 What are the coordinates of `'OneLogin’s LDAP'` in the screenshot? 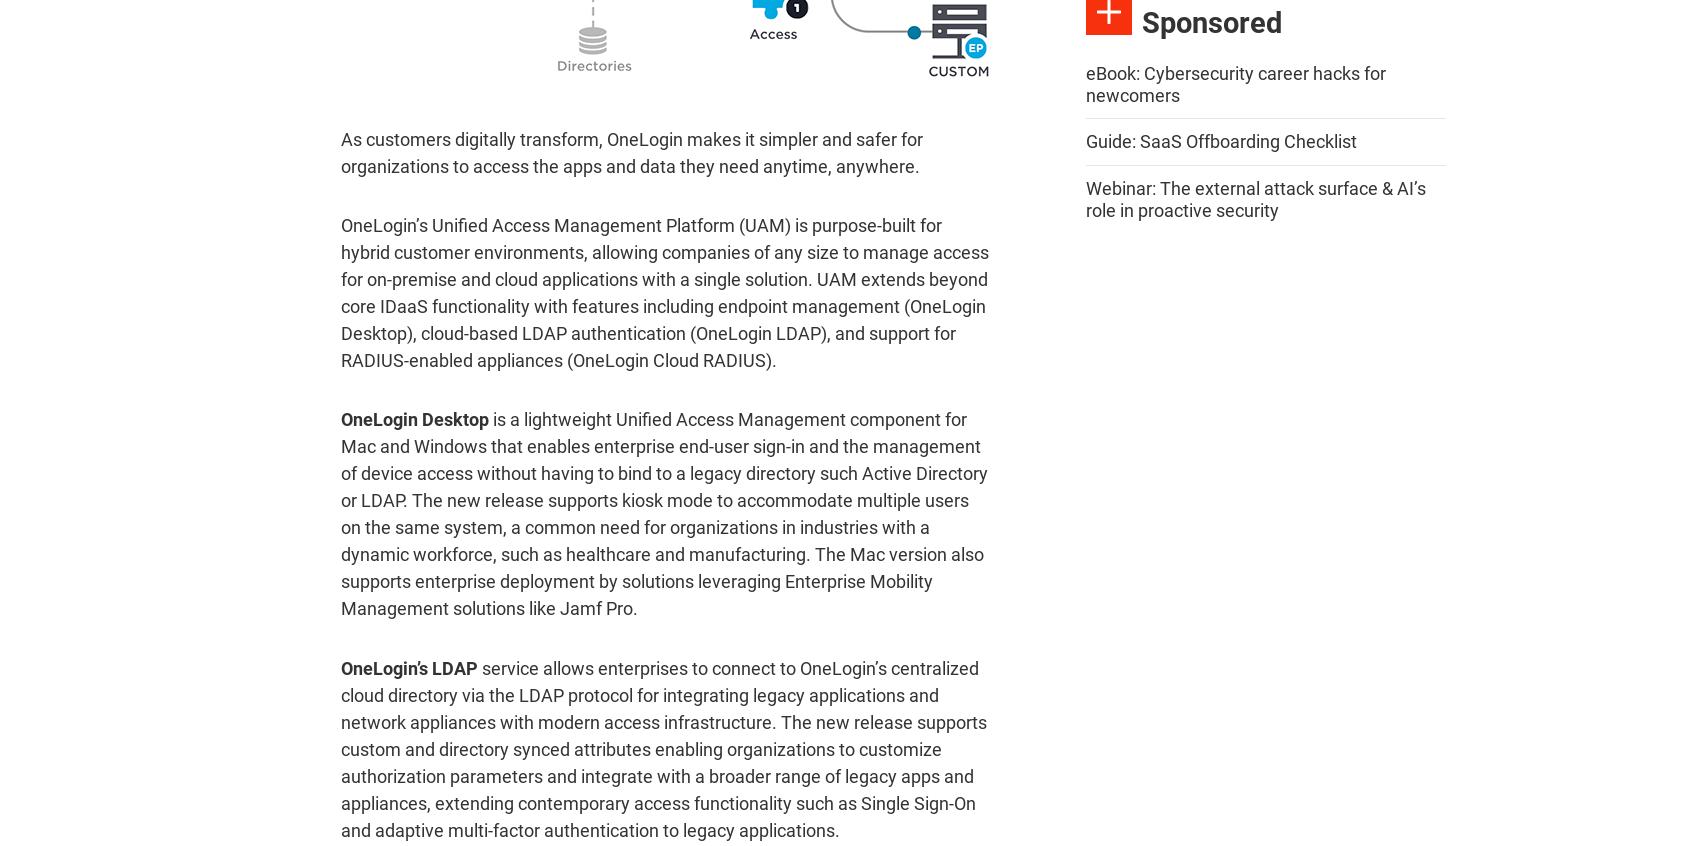 It's located at (409, 667).